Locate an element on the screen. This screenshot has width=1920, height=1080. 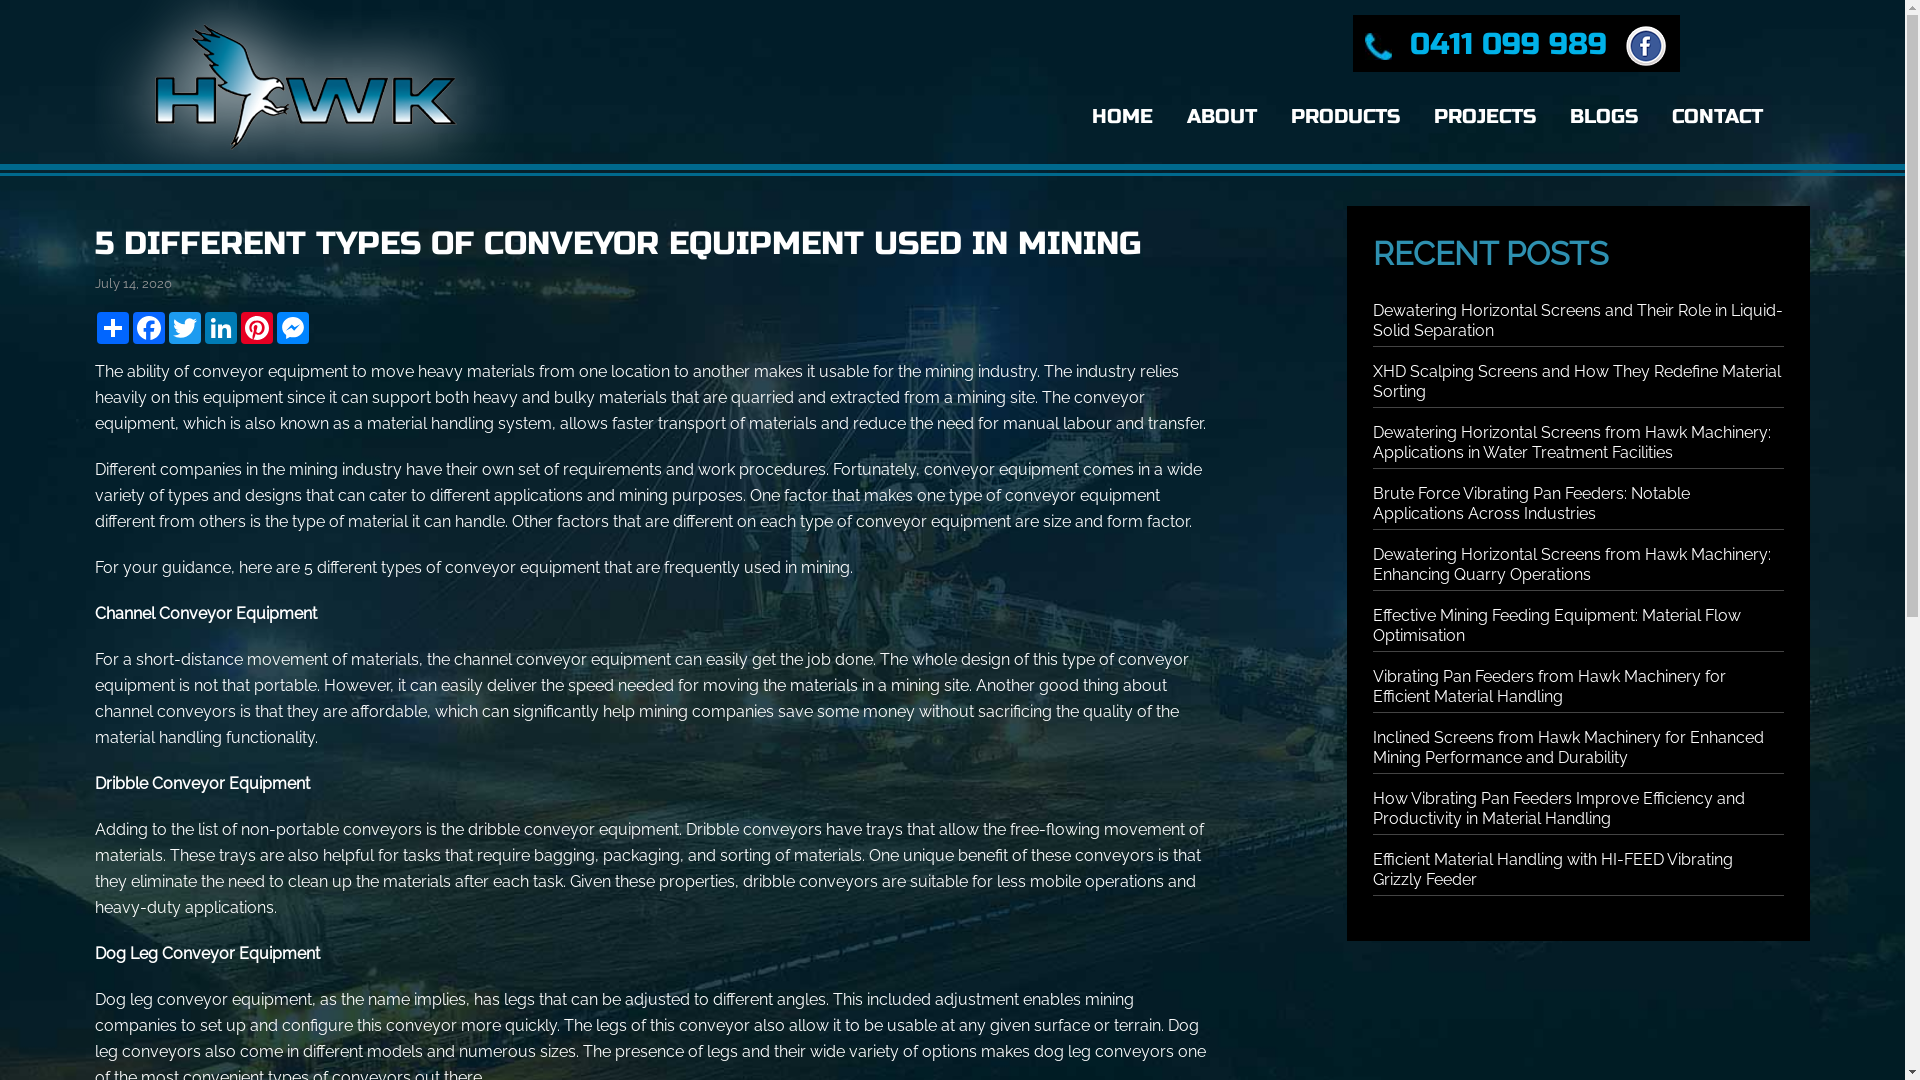
'facebook' is located at coordinates (1641, 43).